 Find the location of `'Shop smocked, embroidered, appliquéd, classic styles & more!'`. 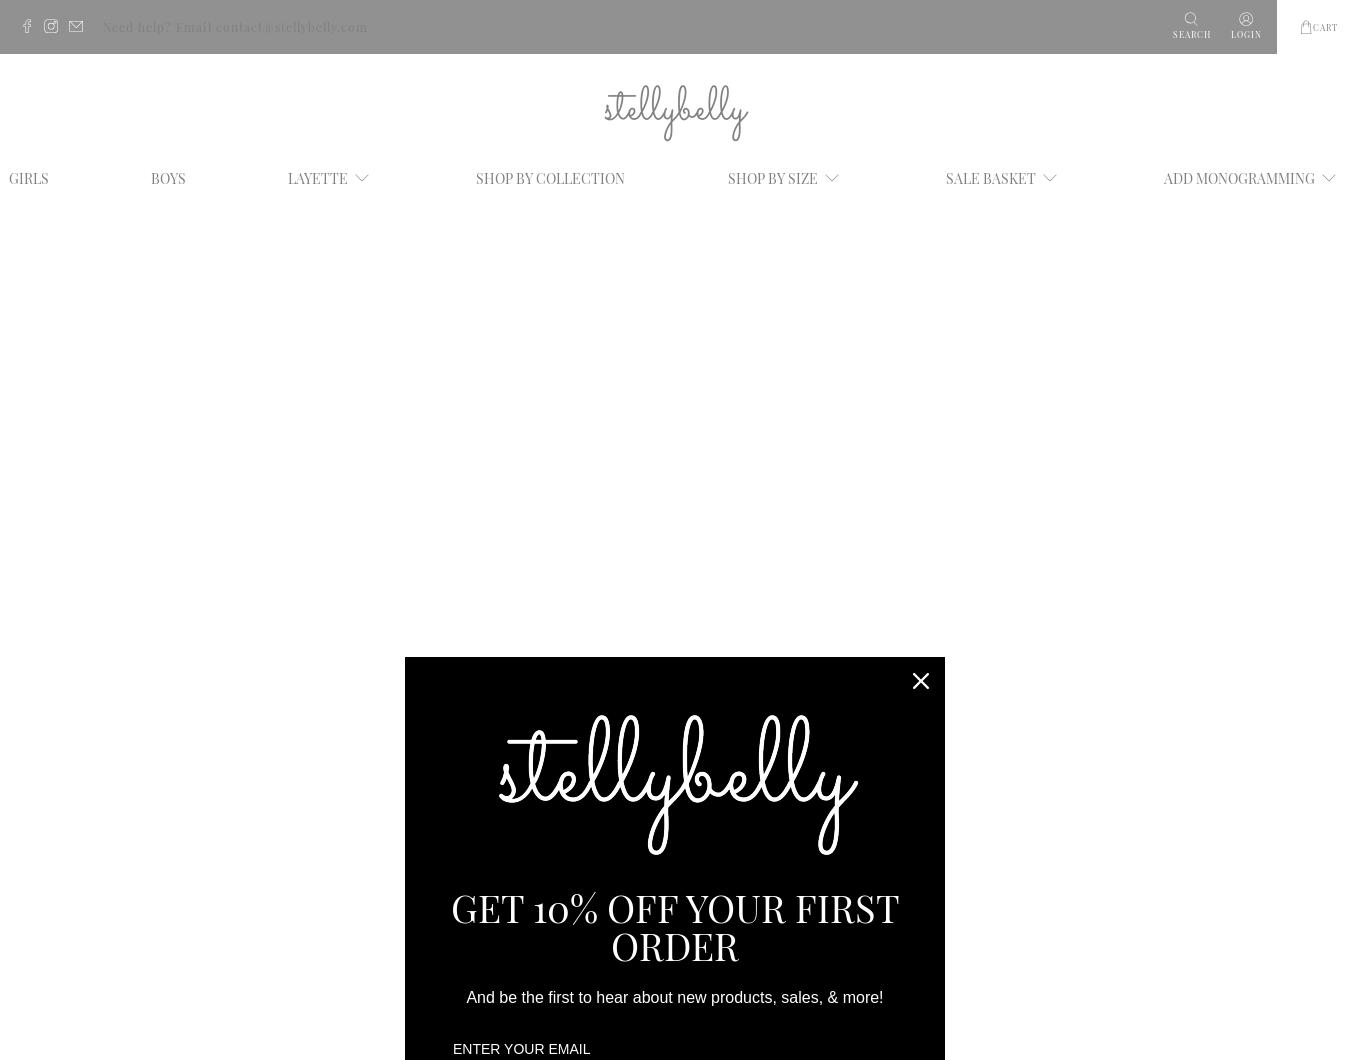

'Shop smocked, embroidered, appliquéd, classic styles & more!' is located at coordinates (277, 816).